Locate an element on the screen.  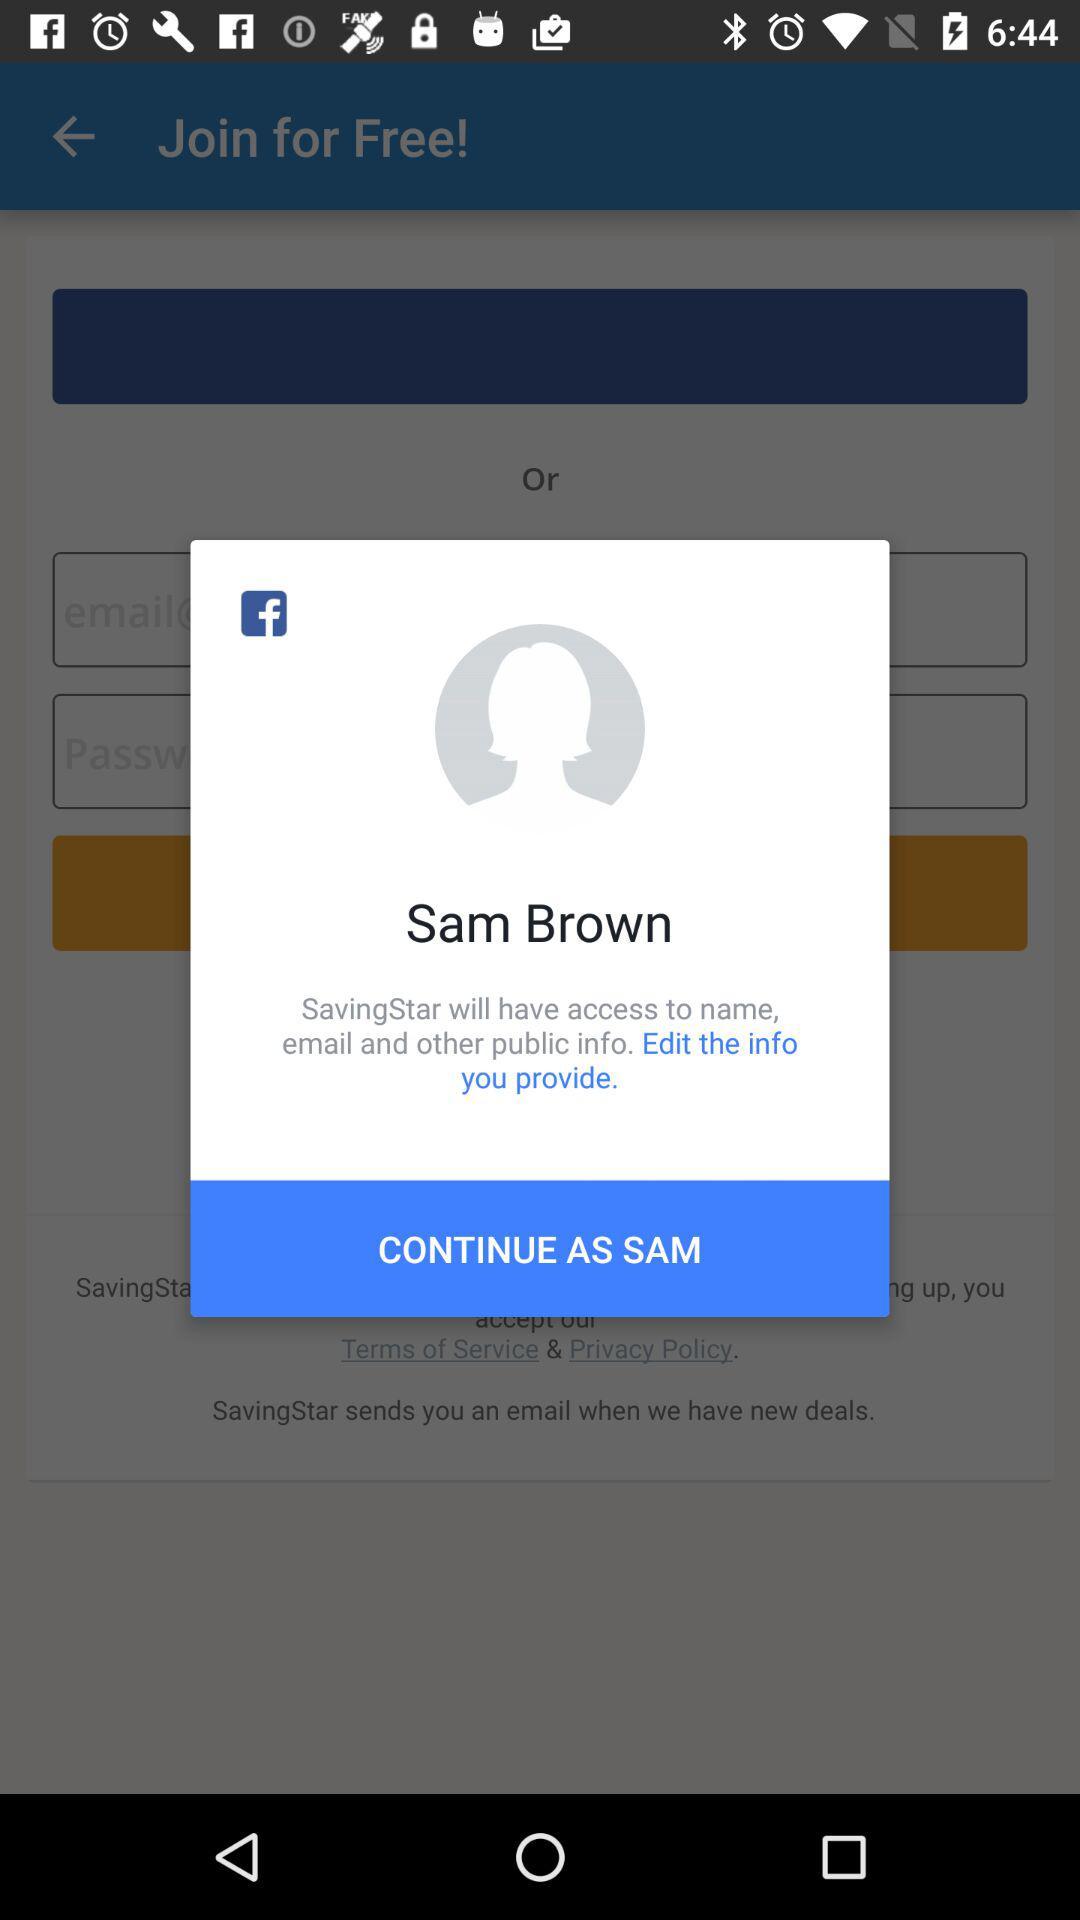
the item below the savingstar will have item is located at coordinates (540, 1247).